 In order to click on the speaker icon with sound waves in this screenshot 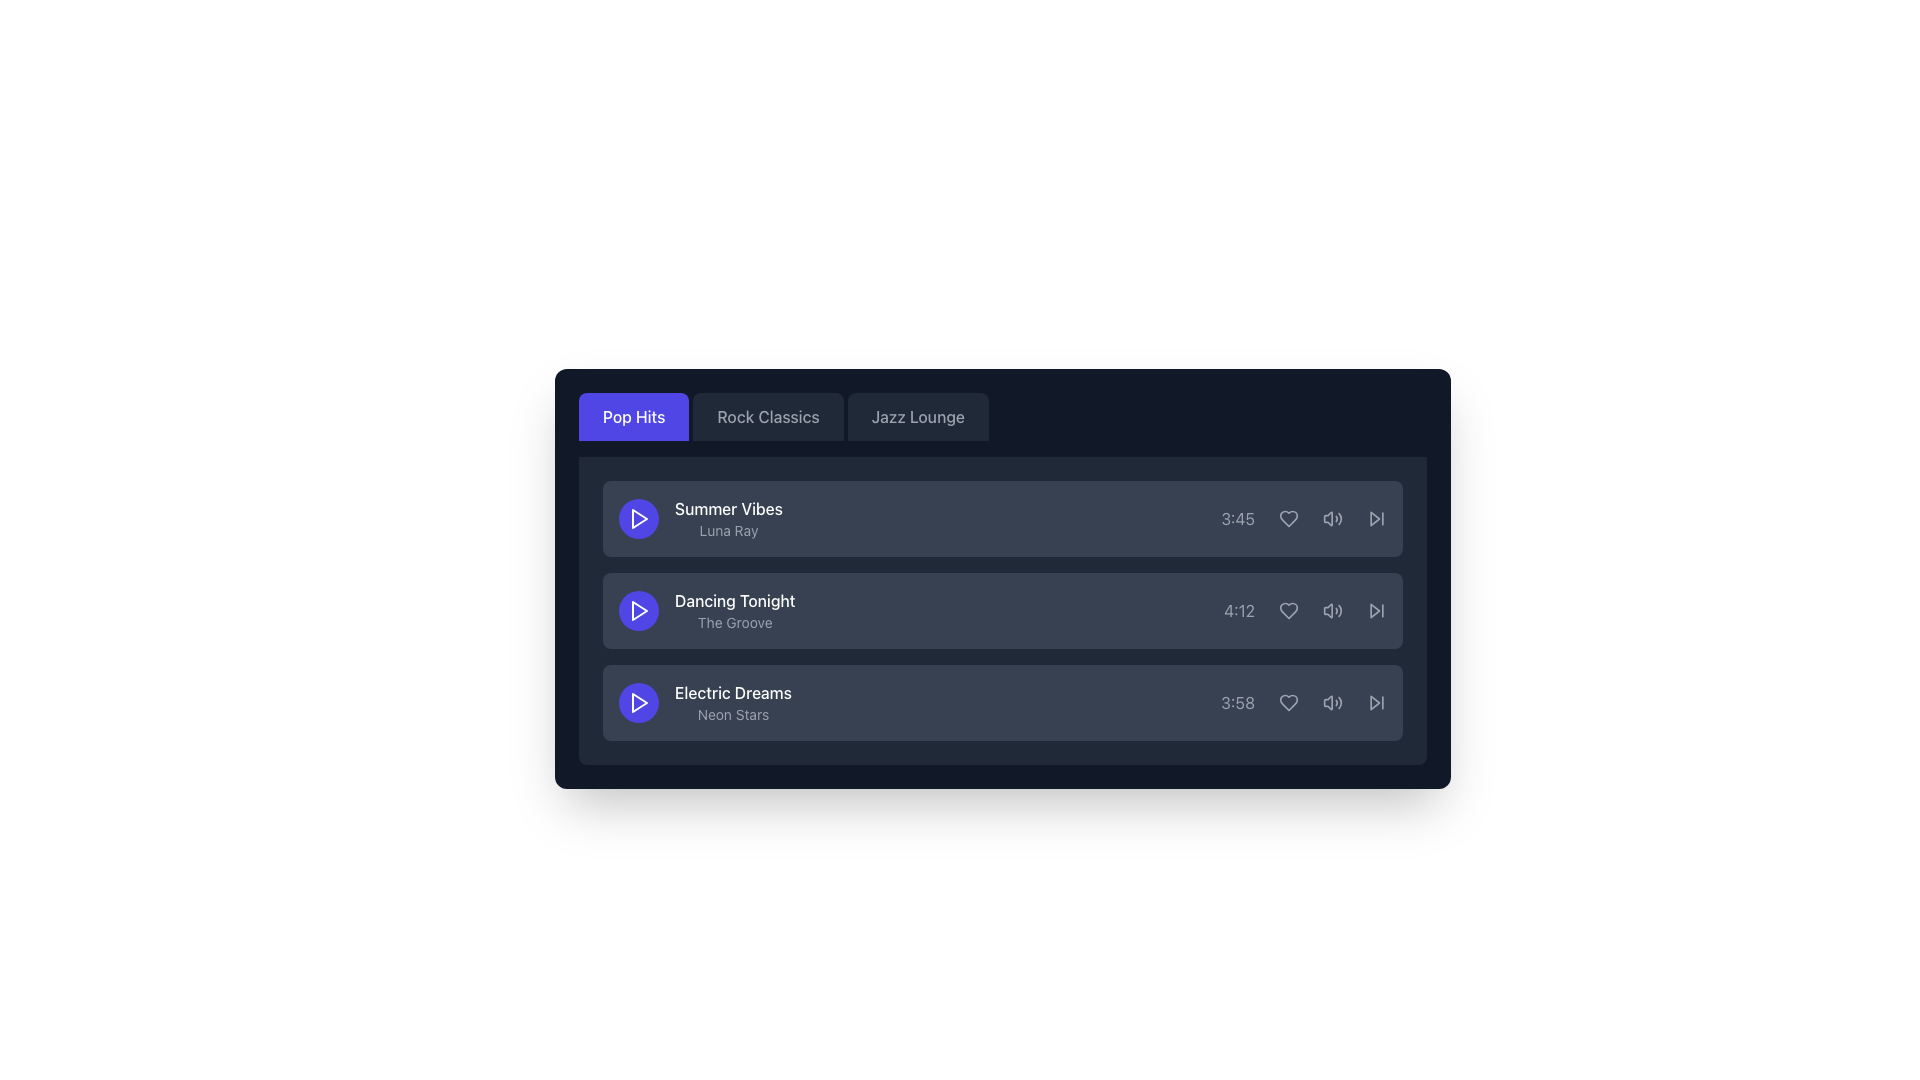, I will do `click(1333, 609)`.